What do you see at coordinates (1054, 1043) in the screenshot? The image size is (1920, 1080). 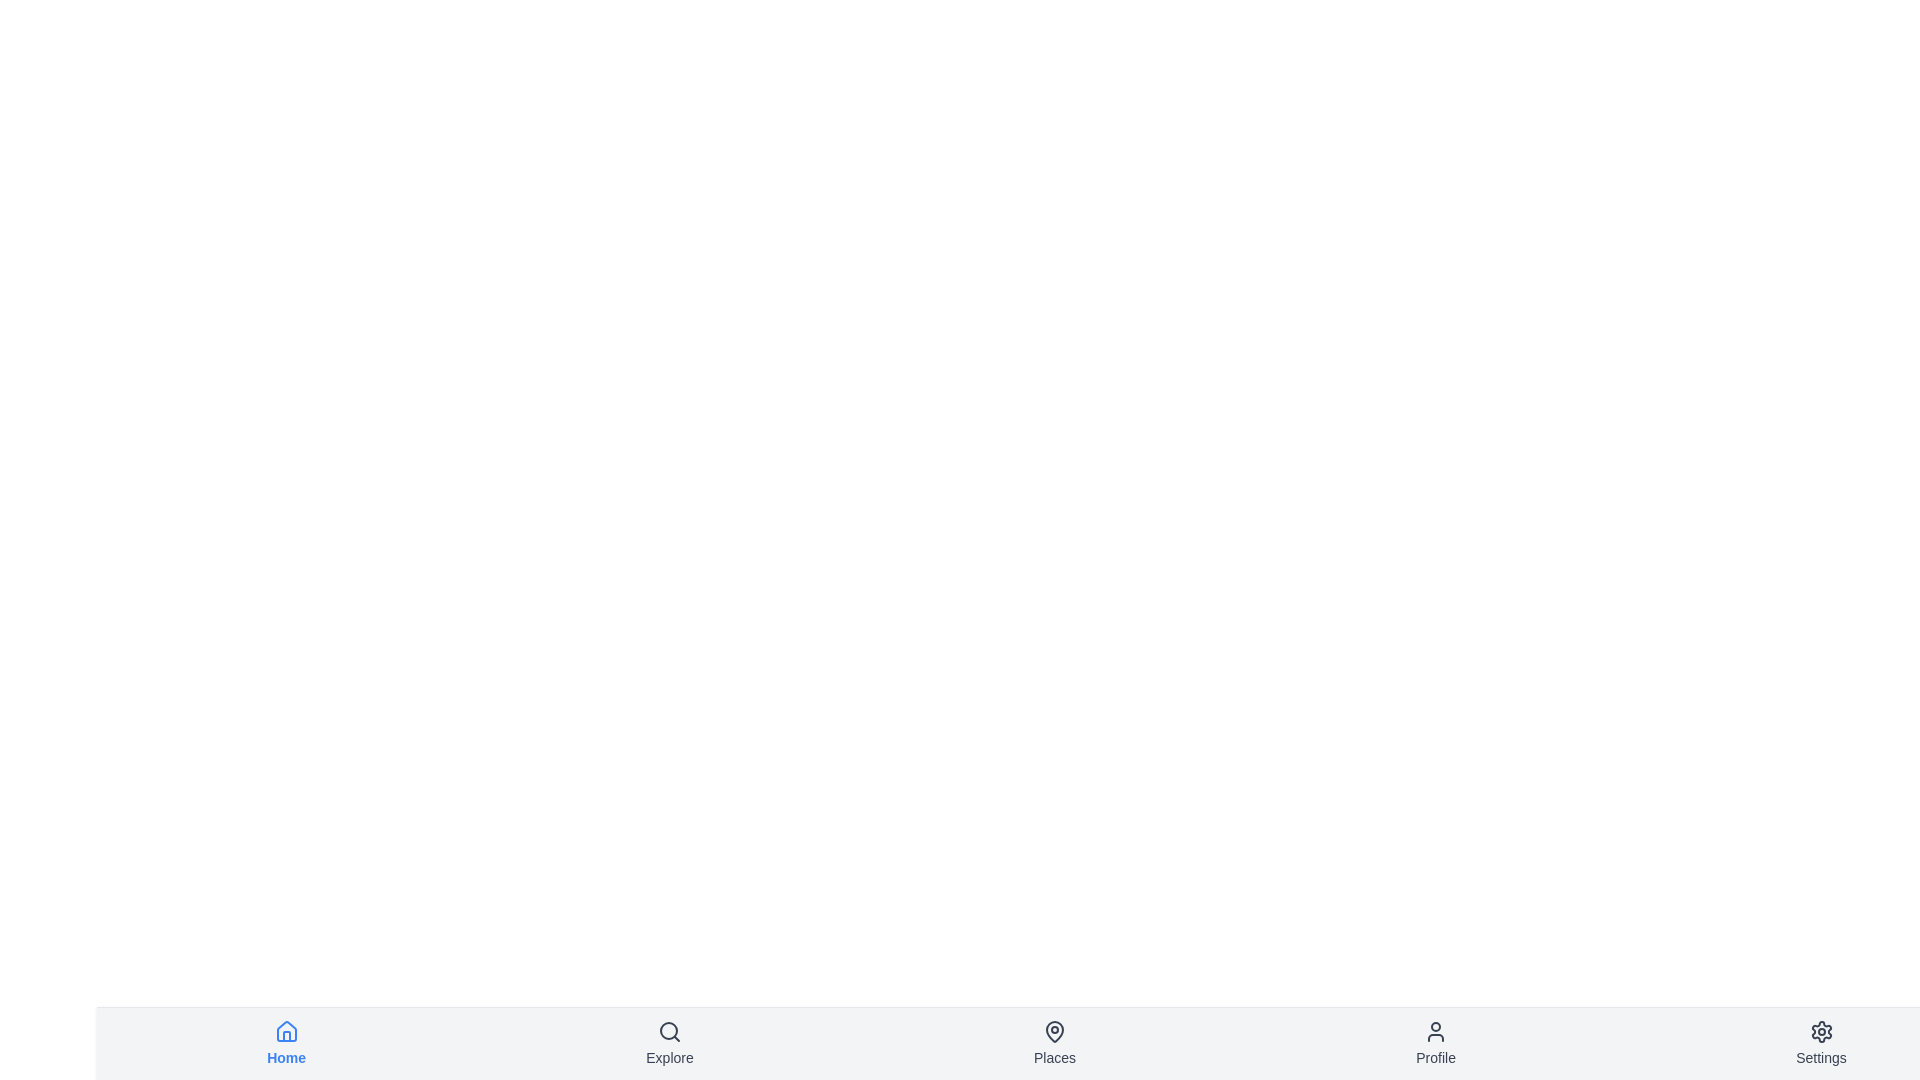 I see `the navigation item labeled Places` at bounding box center [1054, 1043].